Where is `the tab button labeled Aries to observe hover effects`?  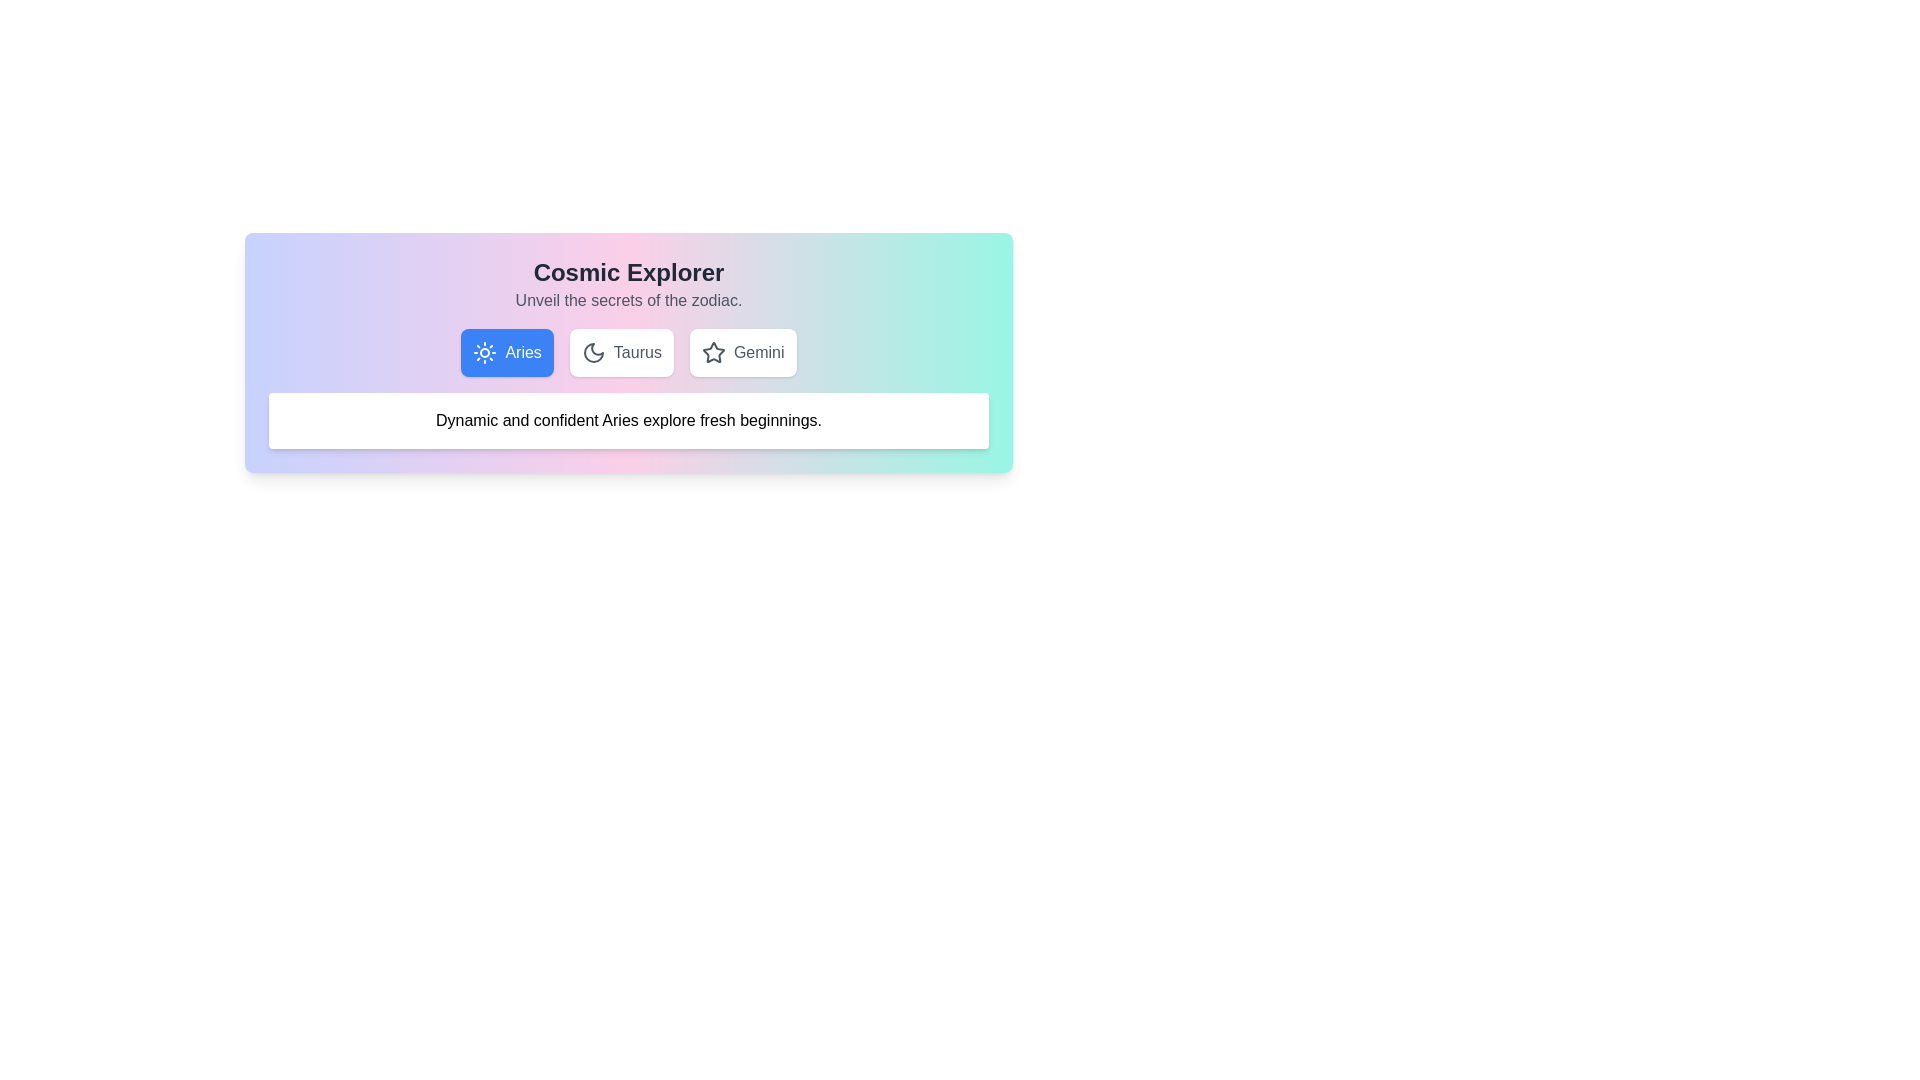
the tab button labeled Aries to observe hover effects is located at coordinates (507, 352).